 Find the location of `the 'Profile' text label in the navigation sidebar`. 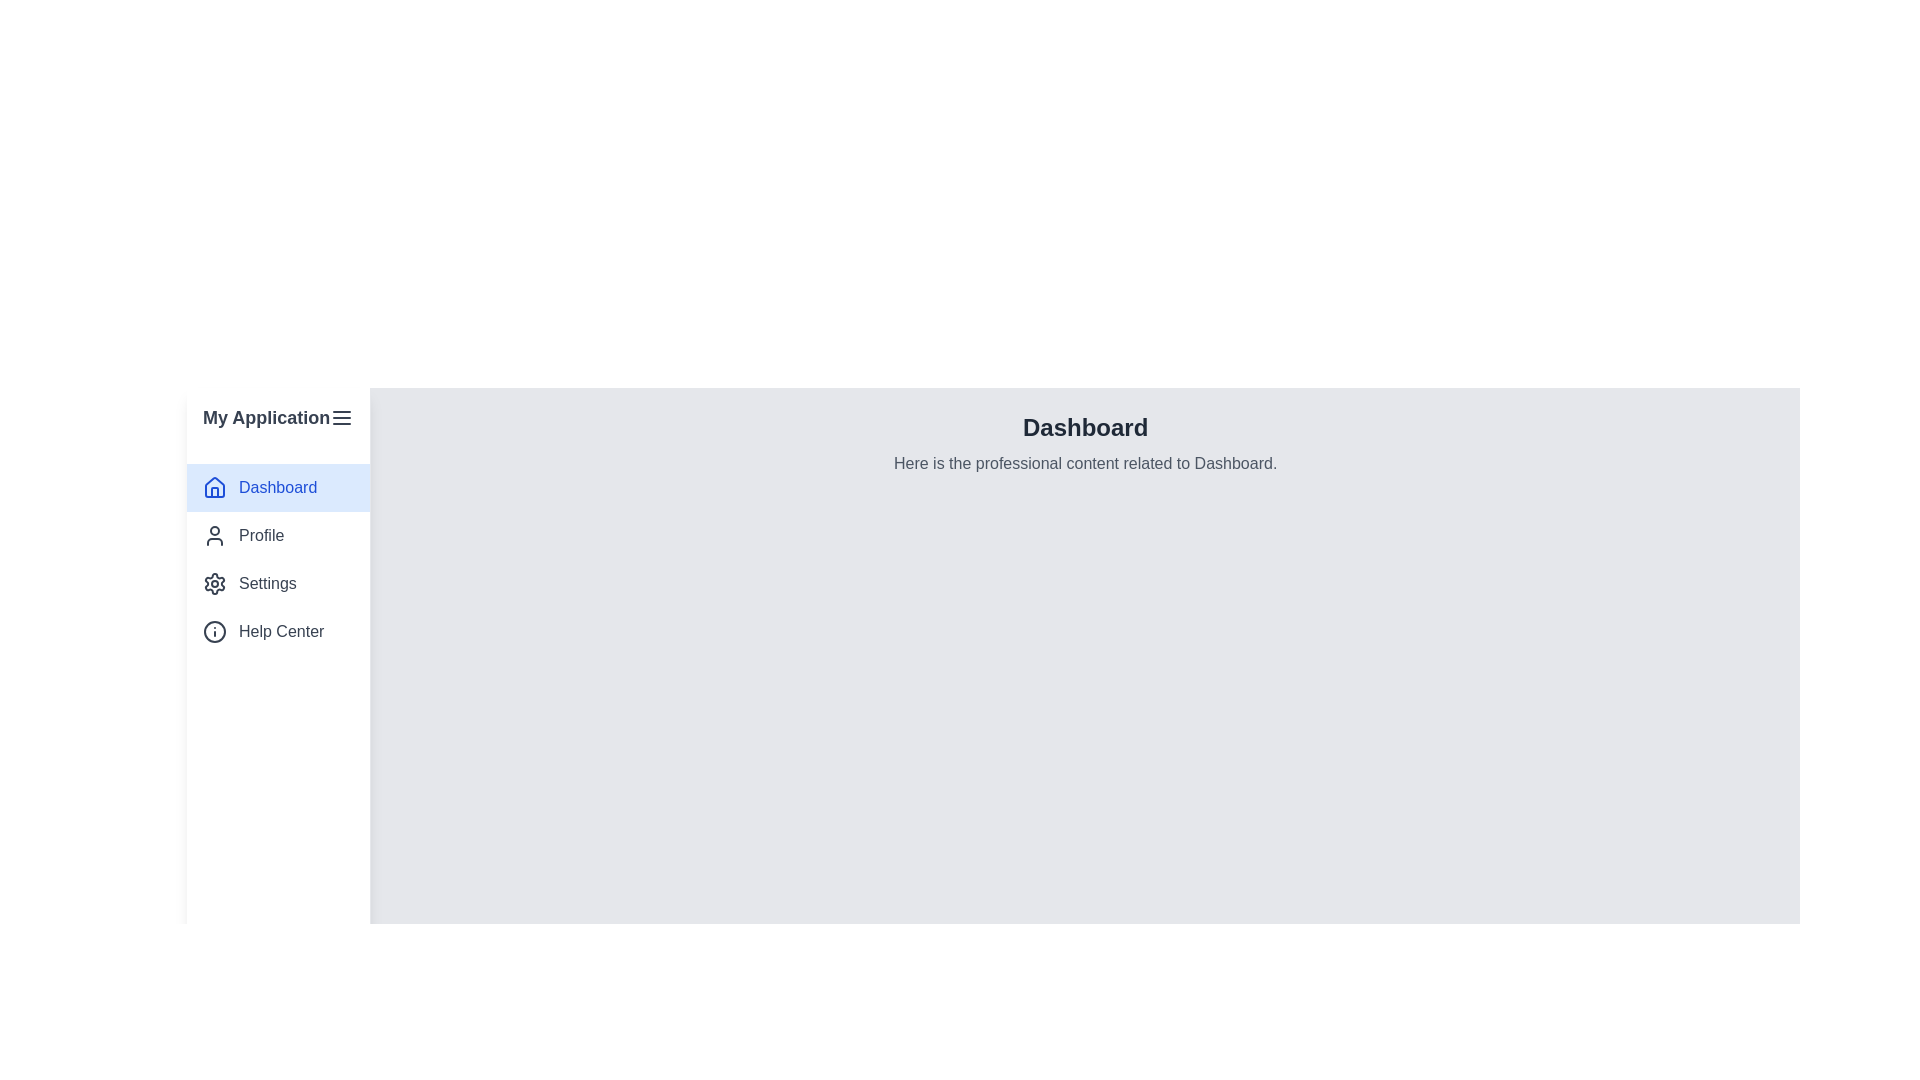

the 'Profile' text label in the navigation sidebar is located at coordinates (260, 535).